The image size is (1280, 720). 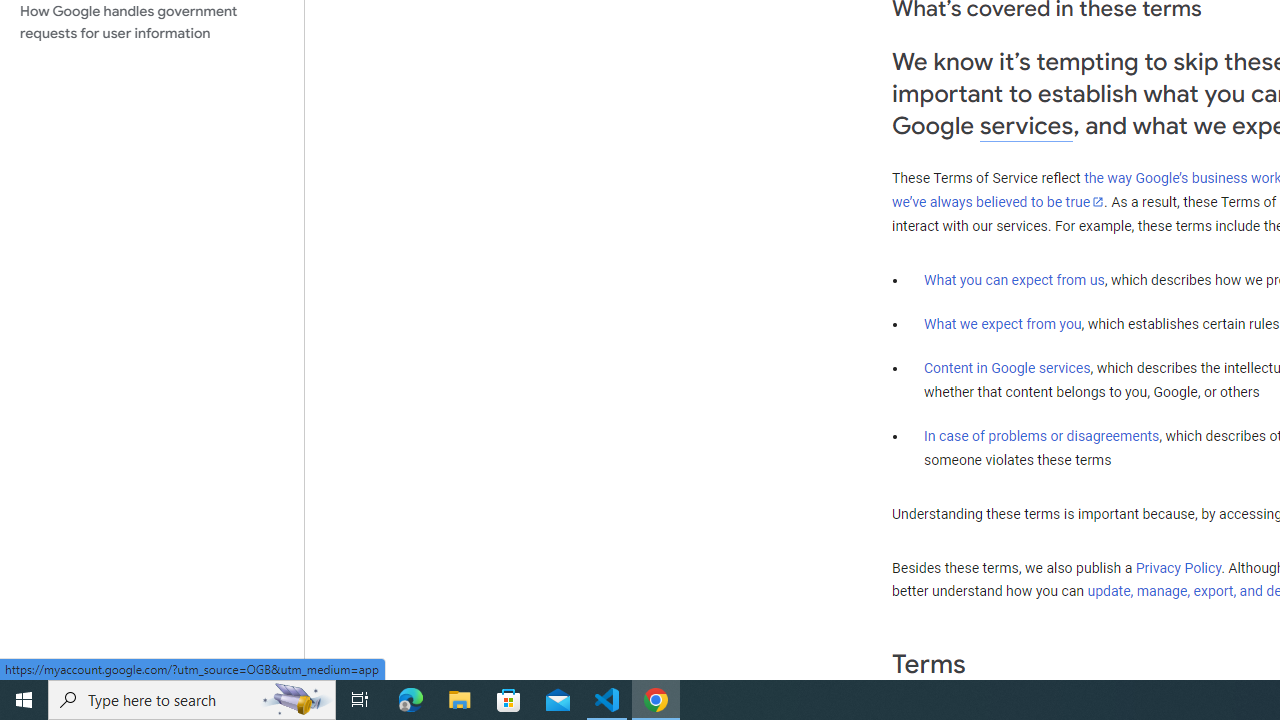 I want to click on 'services', so click(x=1026, y=125).